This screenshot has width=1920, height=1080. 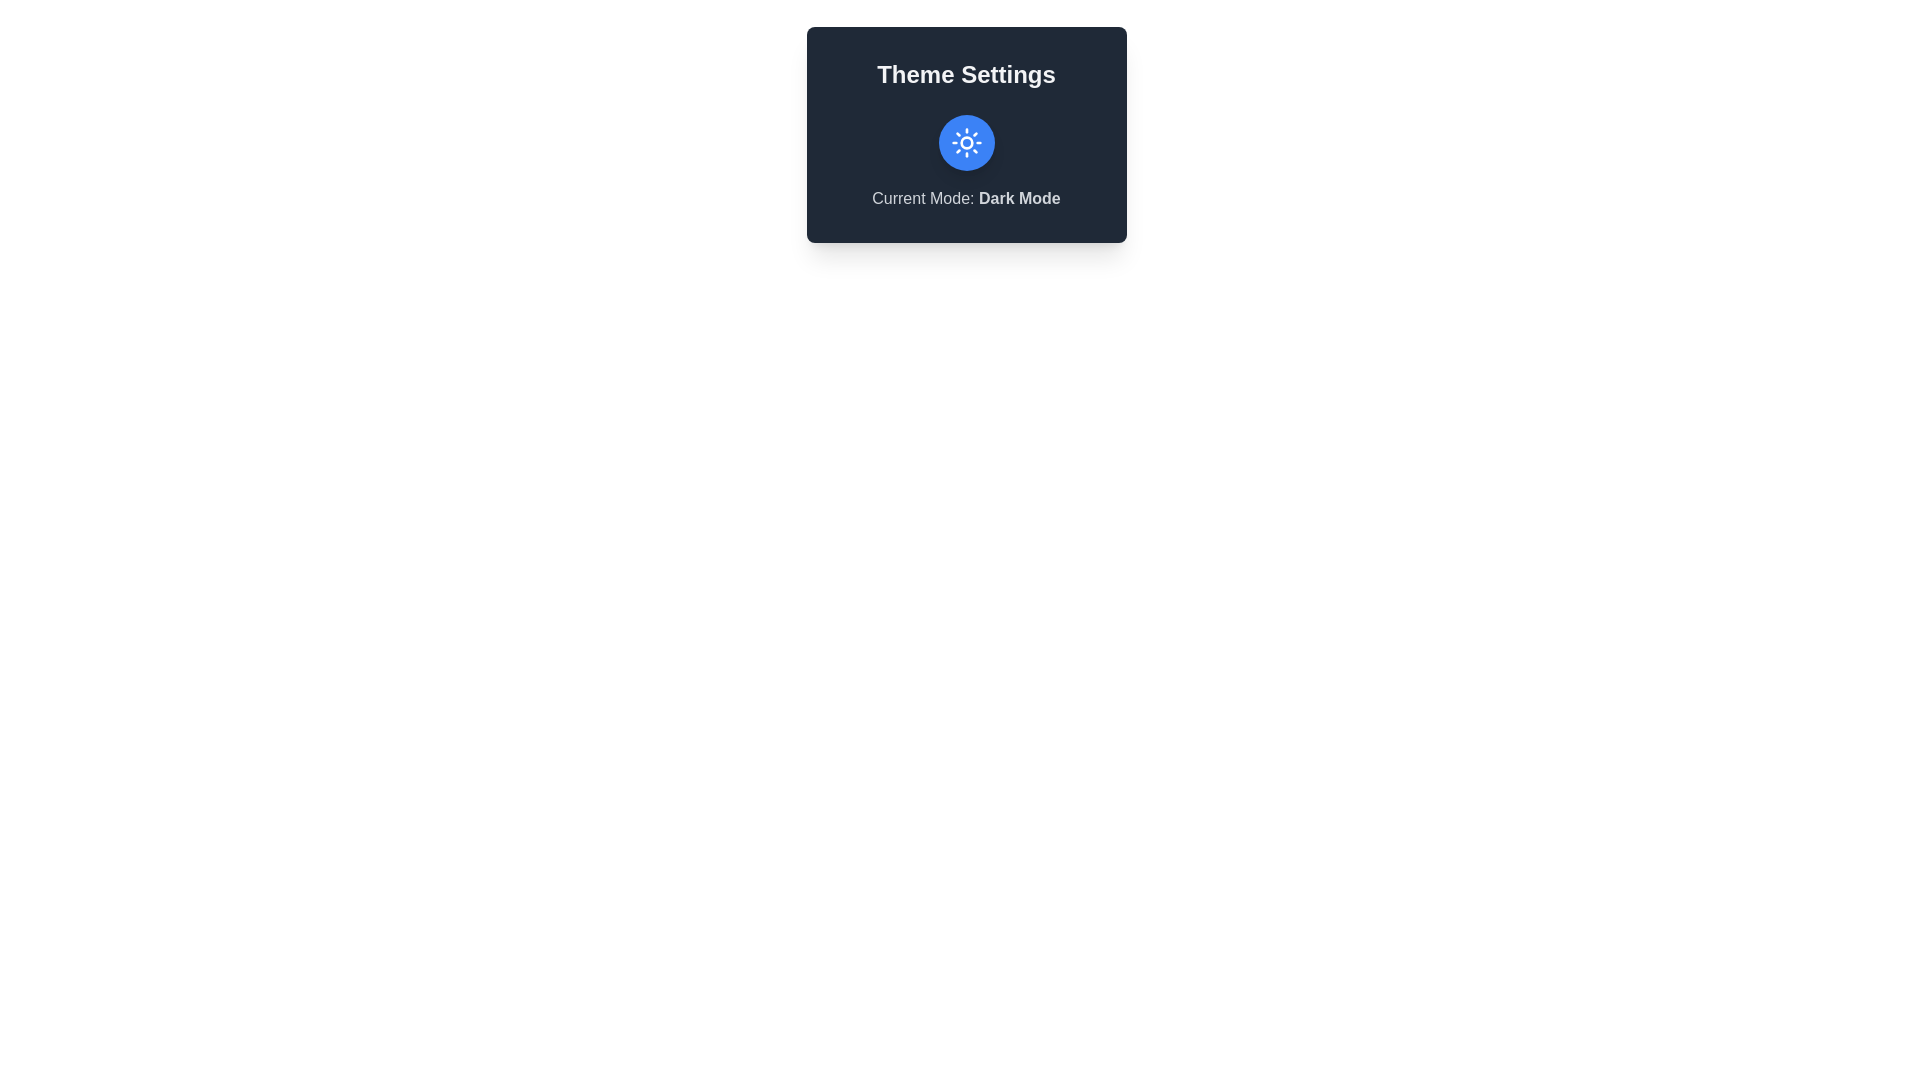 I want to click on central button to toggle the theme mode, so click(x=966, y=141).